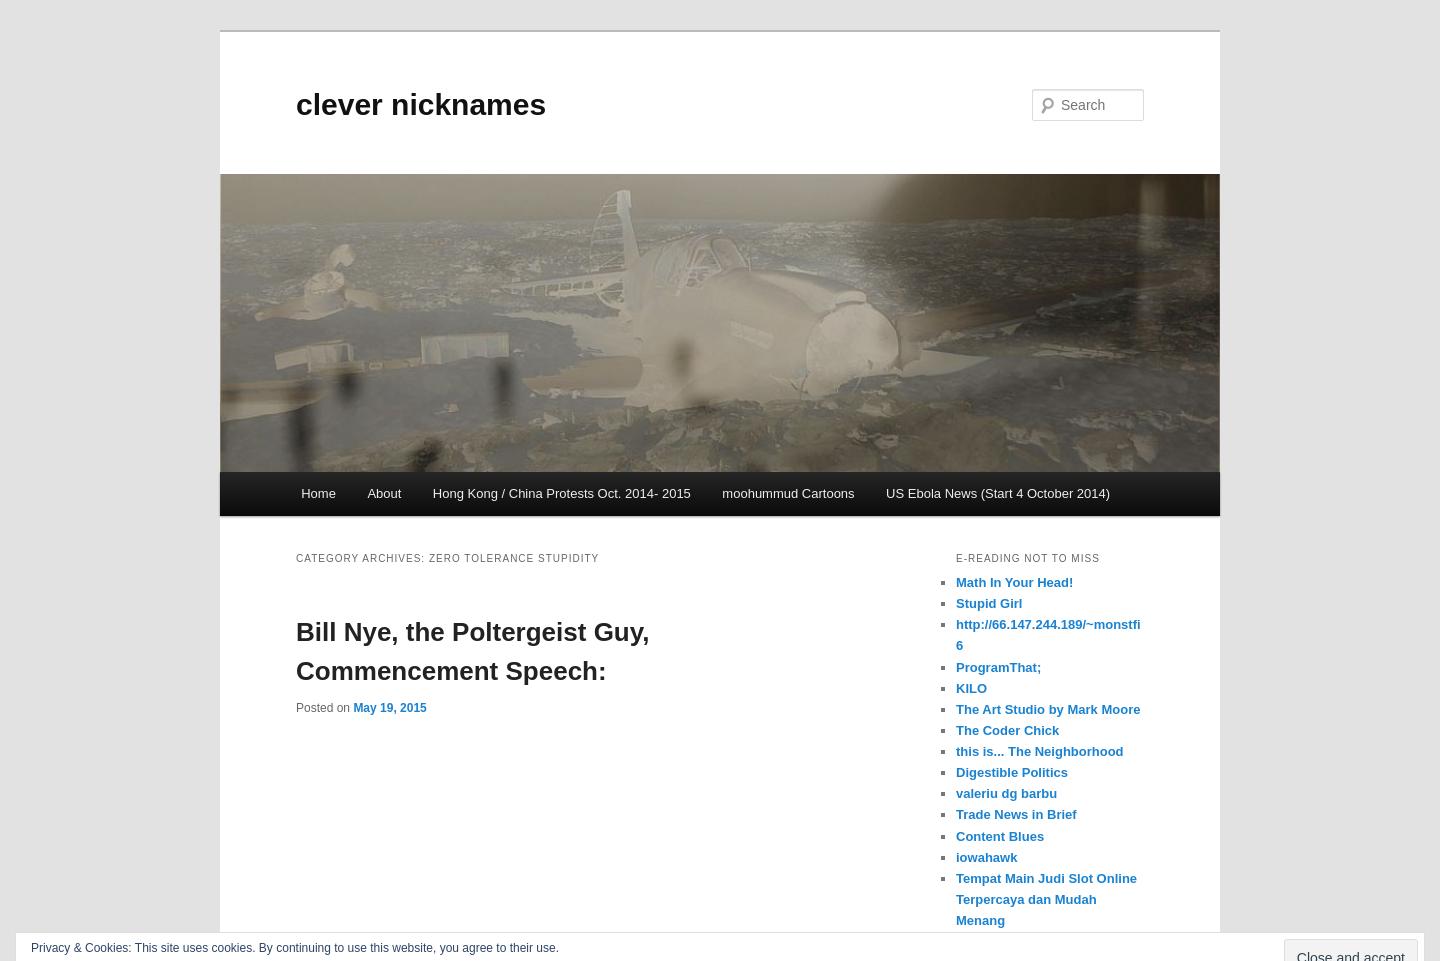  Describe the element at coordinates (472, 650) in the screenshot. I see `'Bill Nye, the Poltergeist Guy, Commencement Speech:'` at that location.